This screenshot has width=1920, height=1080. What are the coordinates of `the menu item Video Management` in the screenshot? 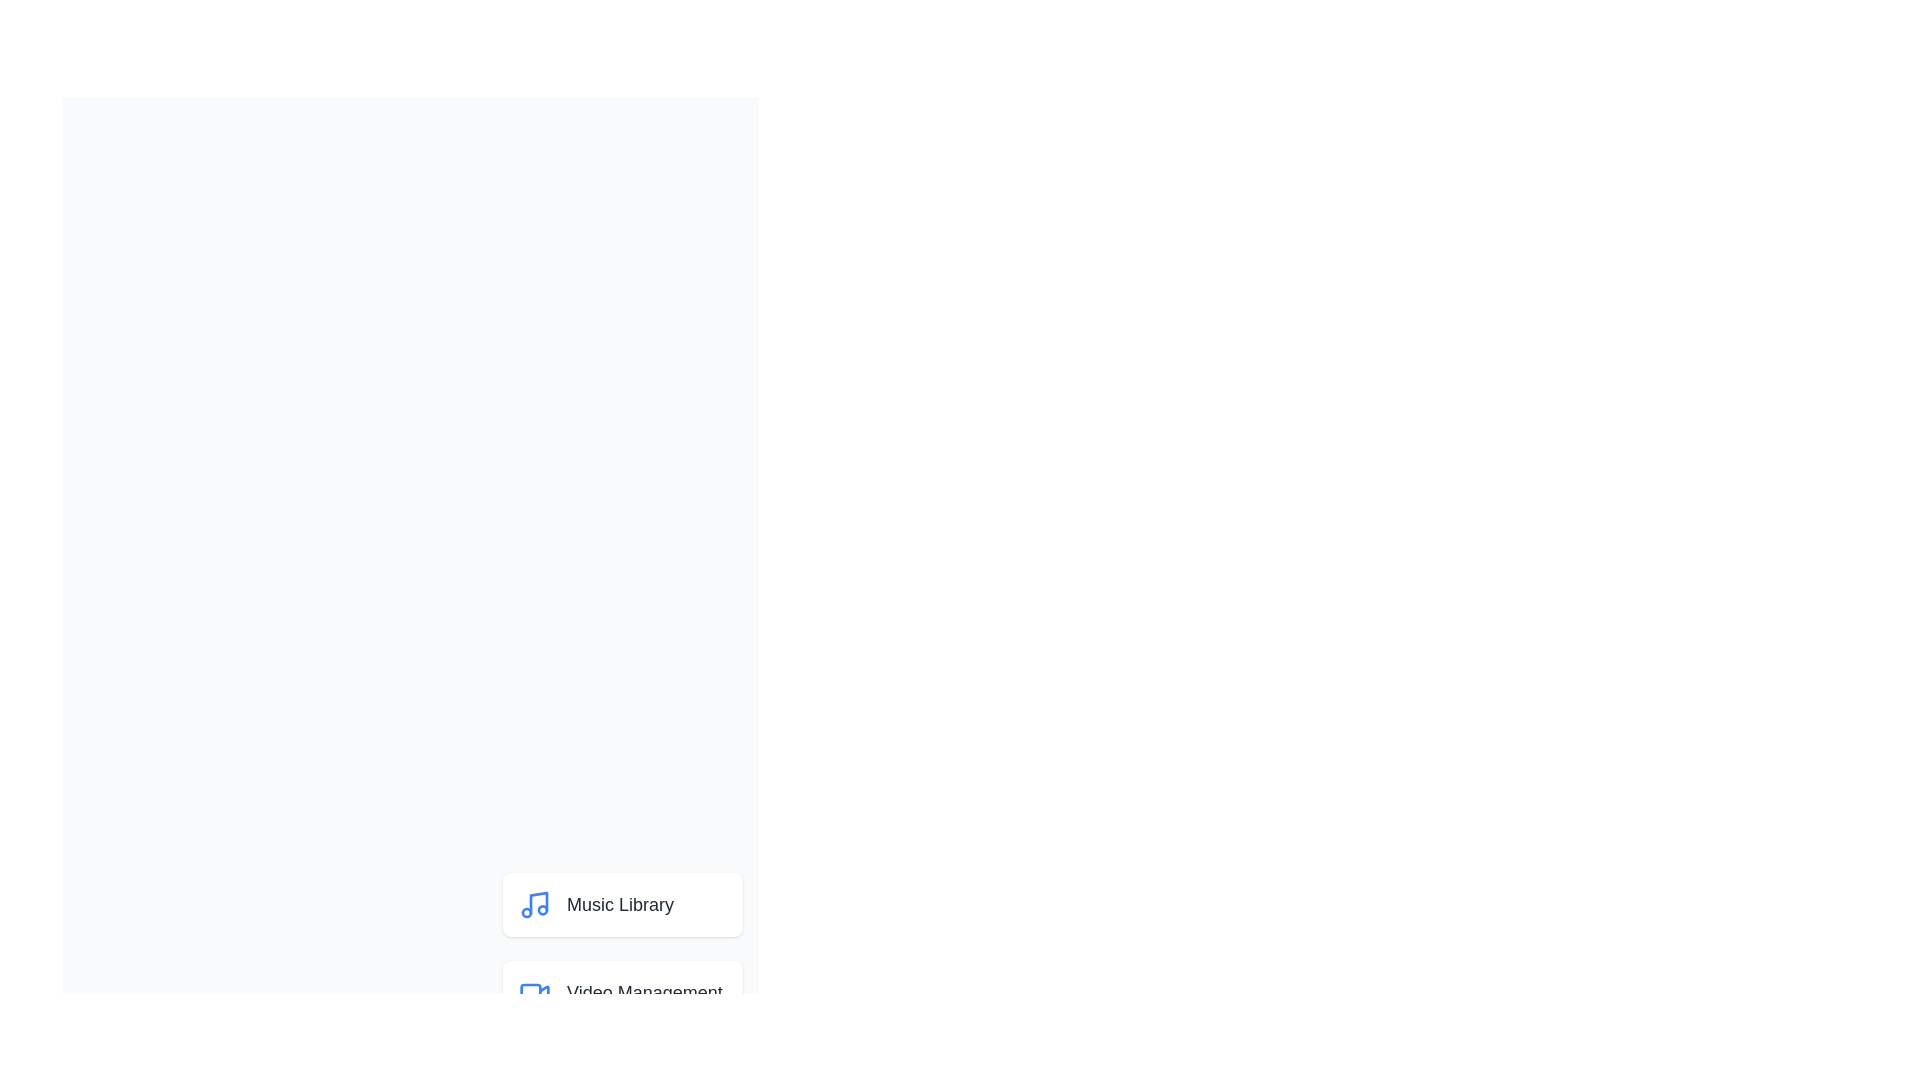 It's located at (622, 992).